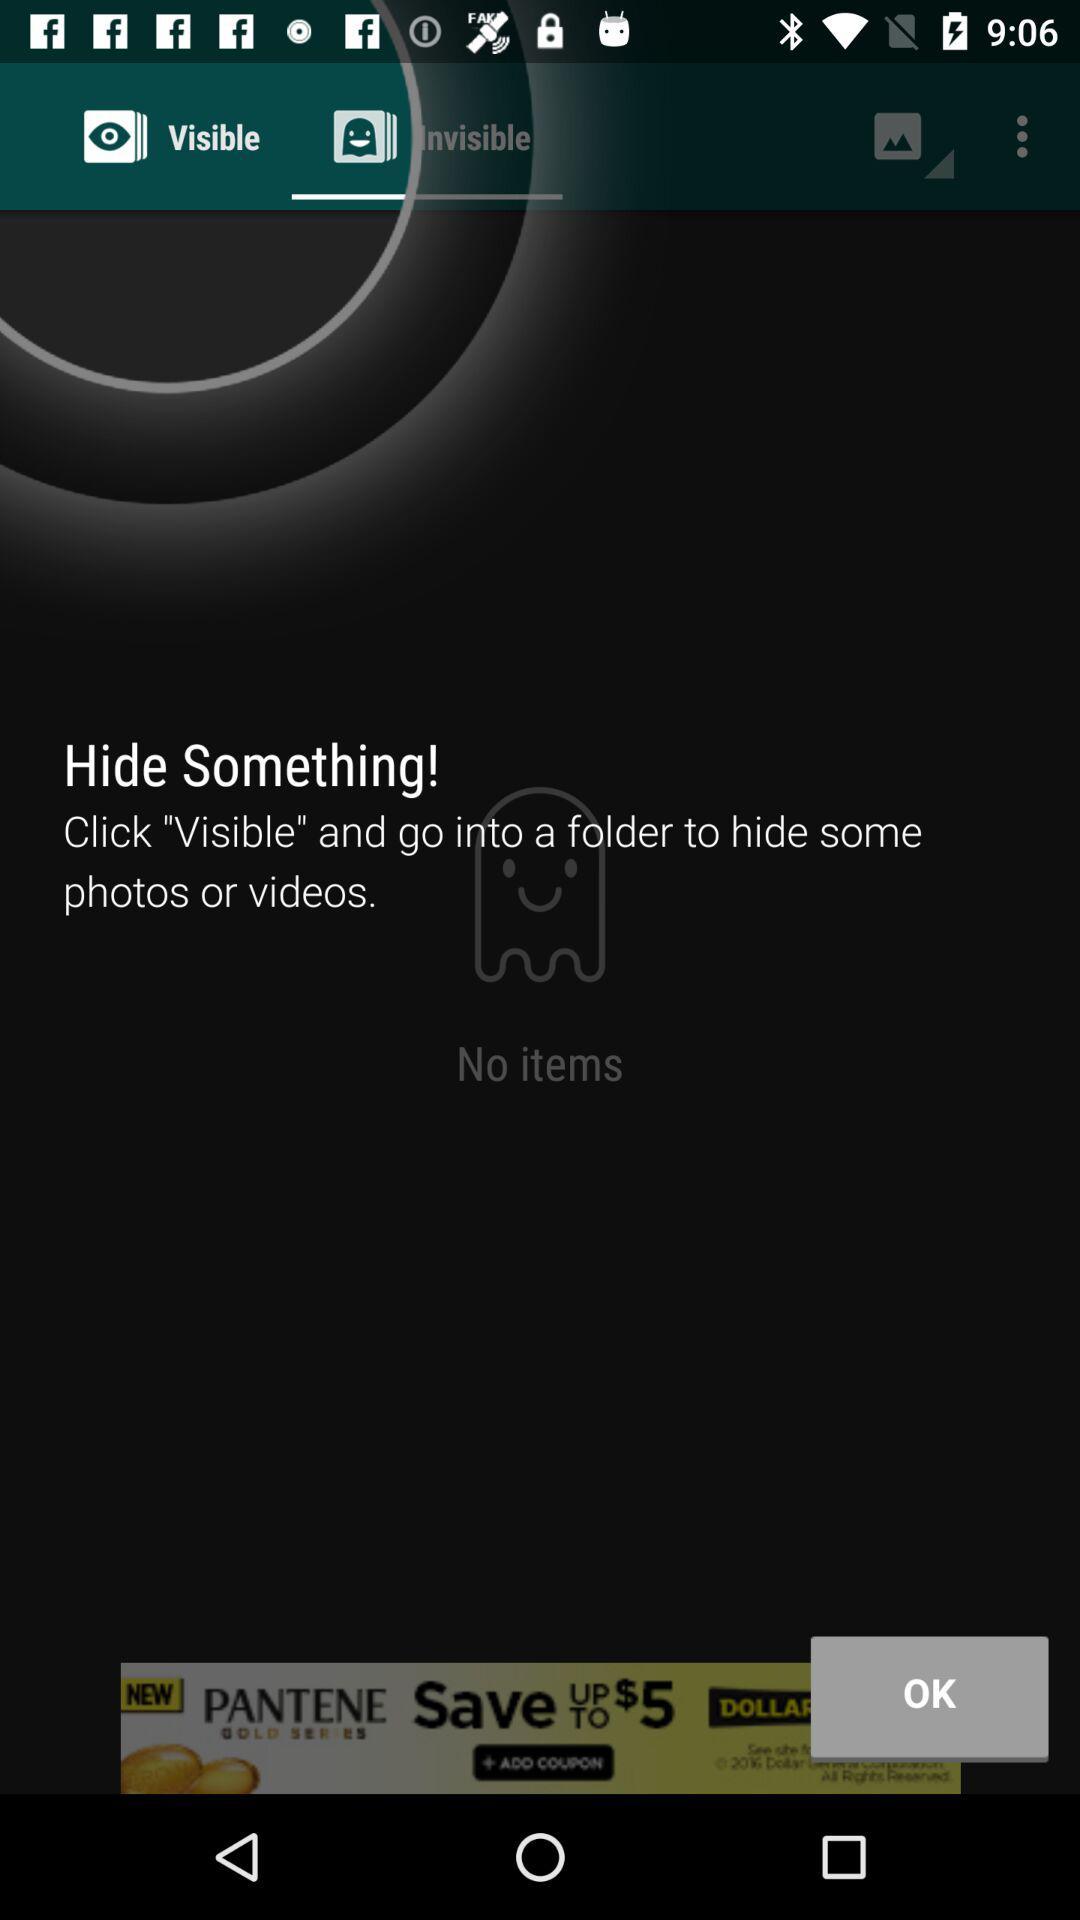  What do you see at coordinates (540, 1727) in the screenshot?
I see `advertisement` at bounding box center [540, 1727].